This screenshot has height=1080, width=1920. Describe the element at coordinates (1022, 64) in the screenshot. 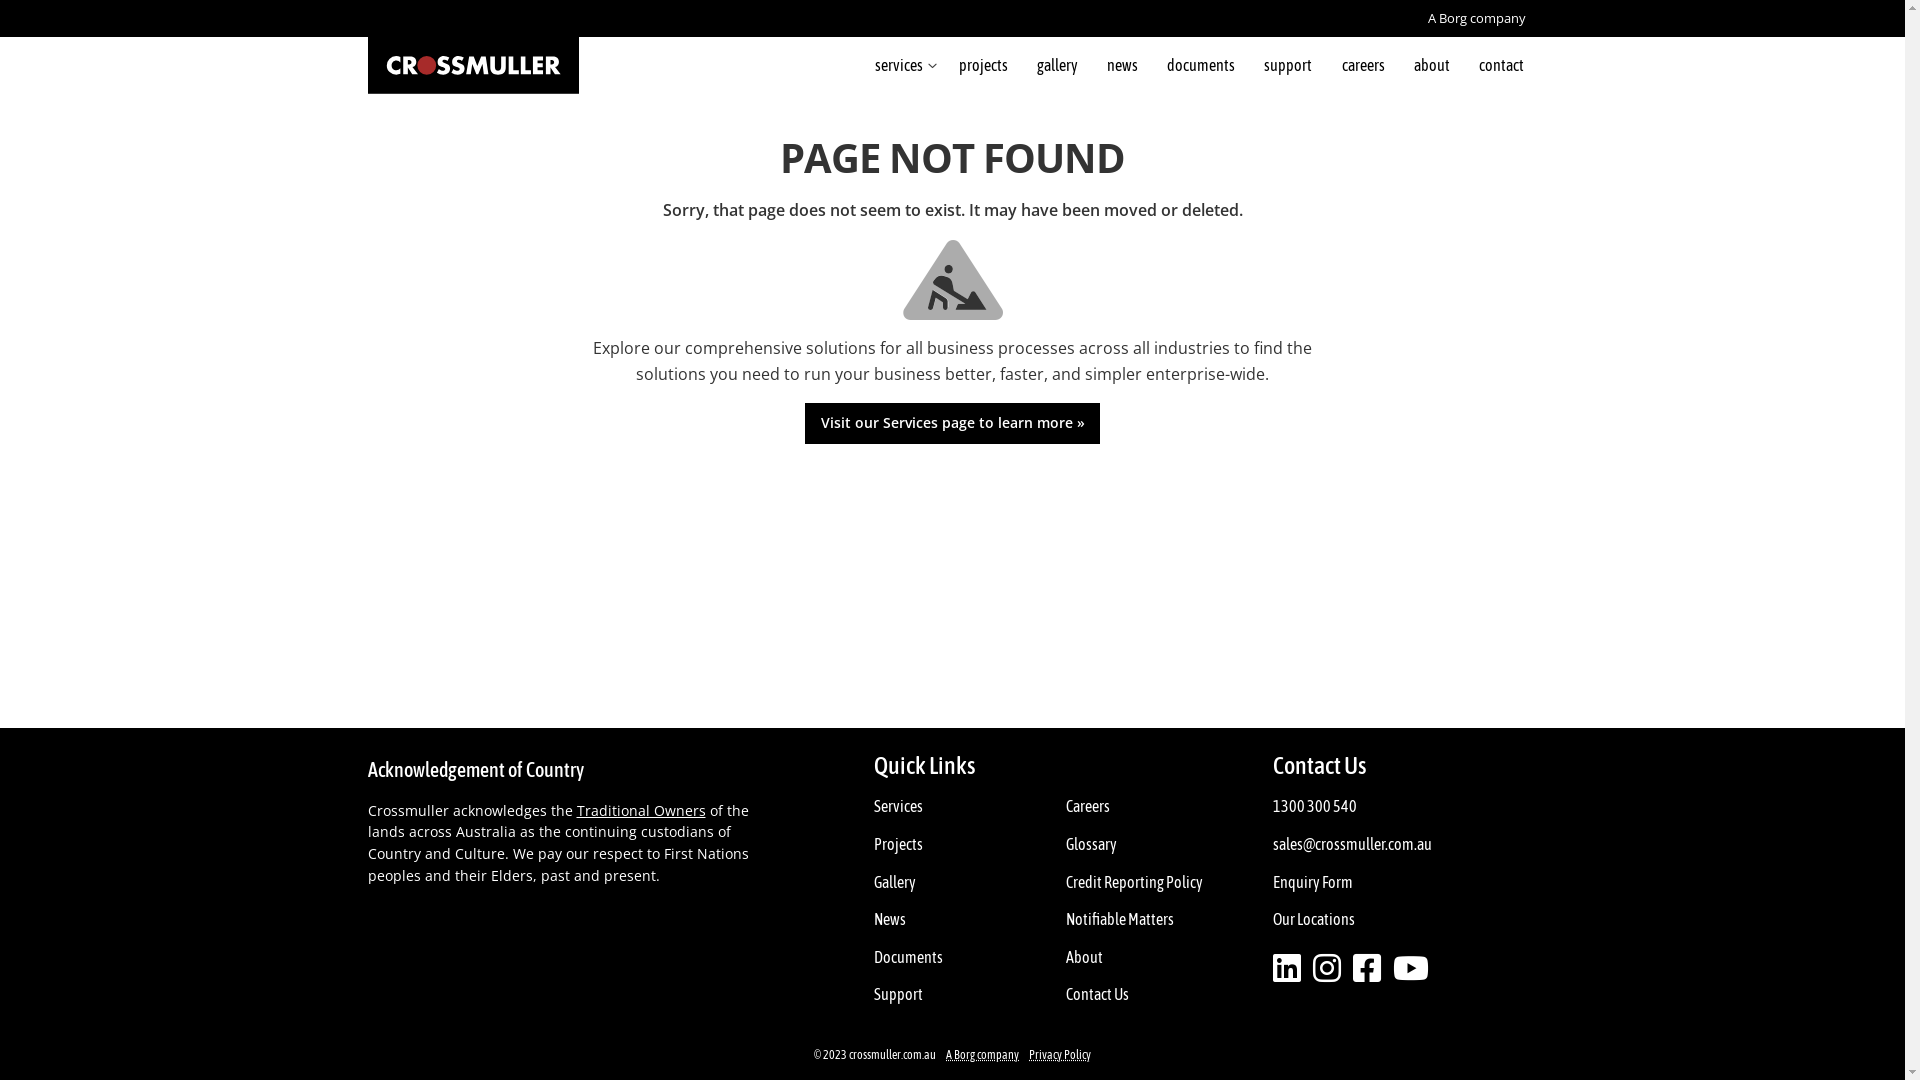

I see `'gallery'` at that location.